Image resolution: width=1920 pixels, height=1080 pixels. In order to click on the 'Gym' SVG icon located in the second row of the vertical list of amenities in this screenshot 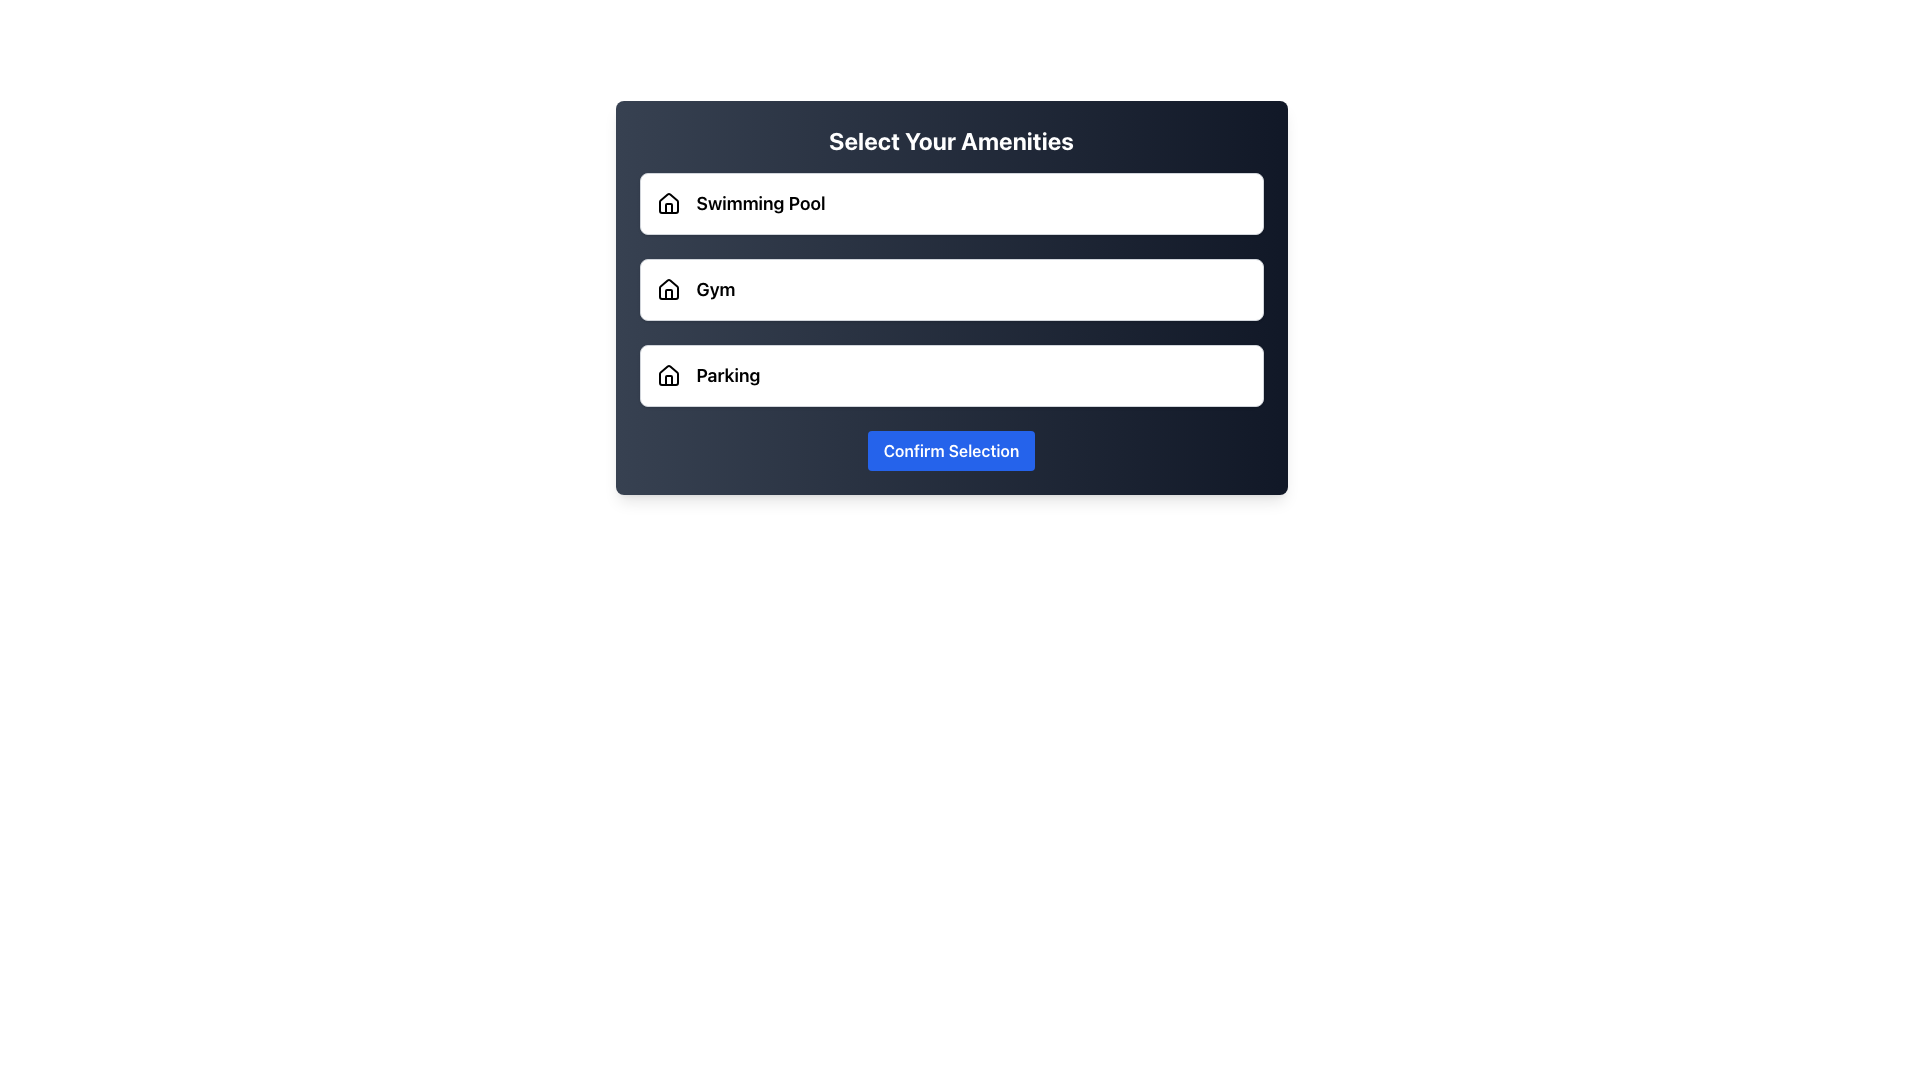, I will do `click(668, 289)`.